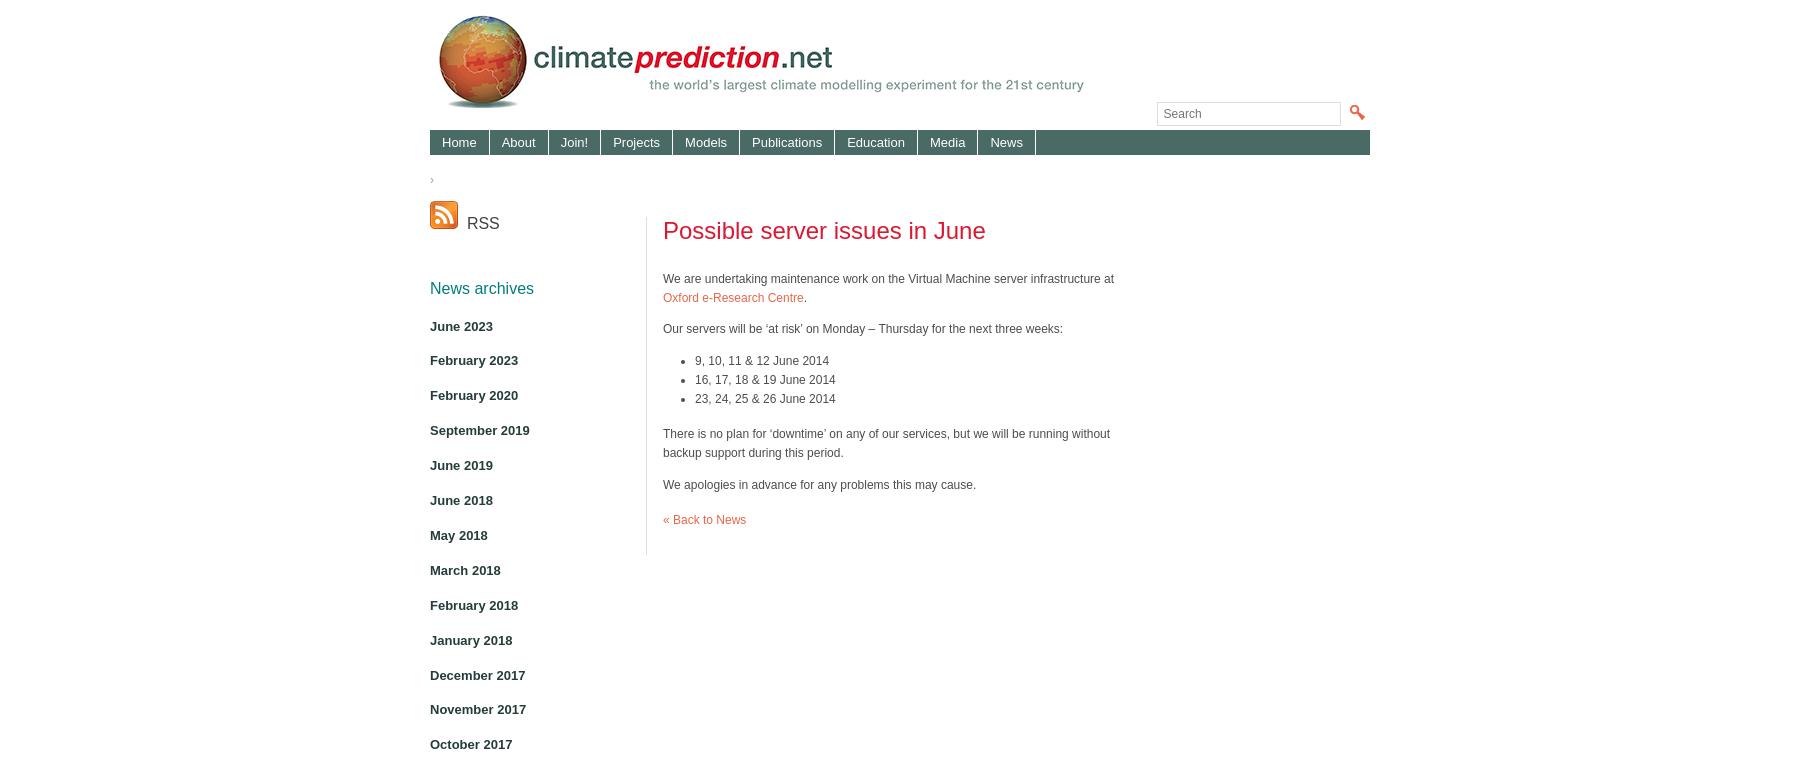  I want to click on 'News archives', so click(481, 288).